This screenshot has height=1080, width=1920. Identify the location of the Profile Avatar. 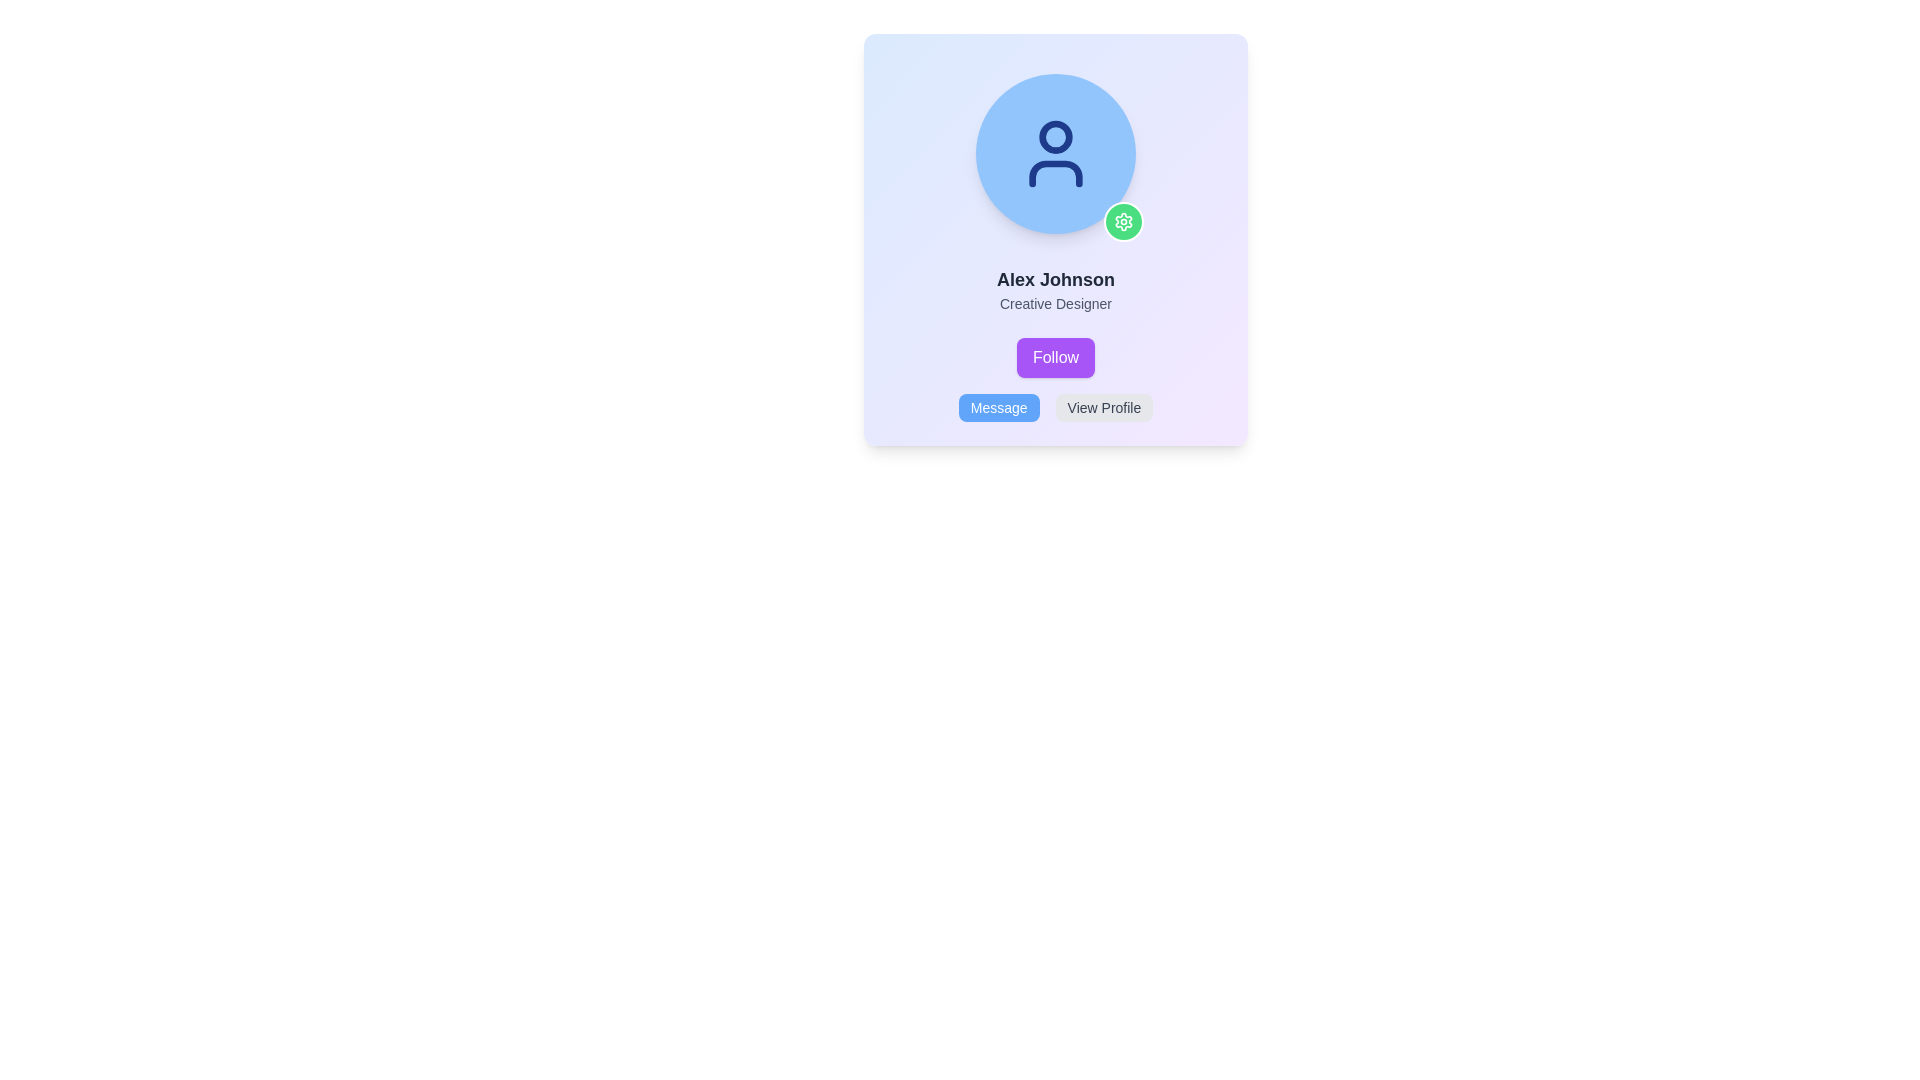
(1055, 153).